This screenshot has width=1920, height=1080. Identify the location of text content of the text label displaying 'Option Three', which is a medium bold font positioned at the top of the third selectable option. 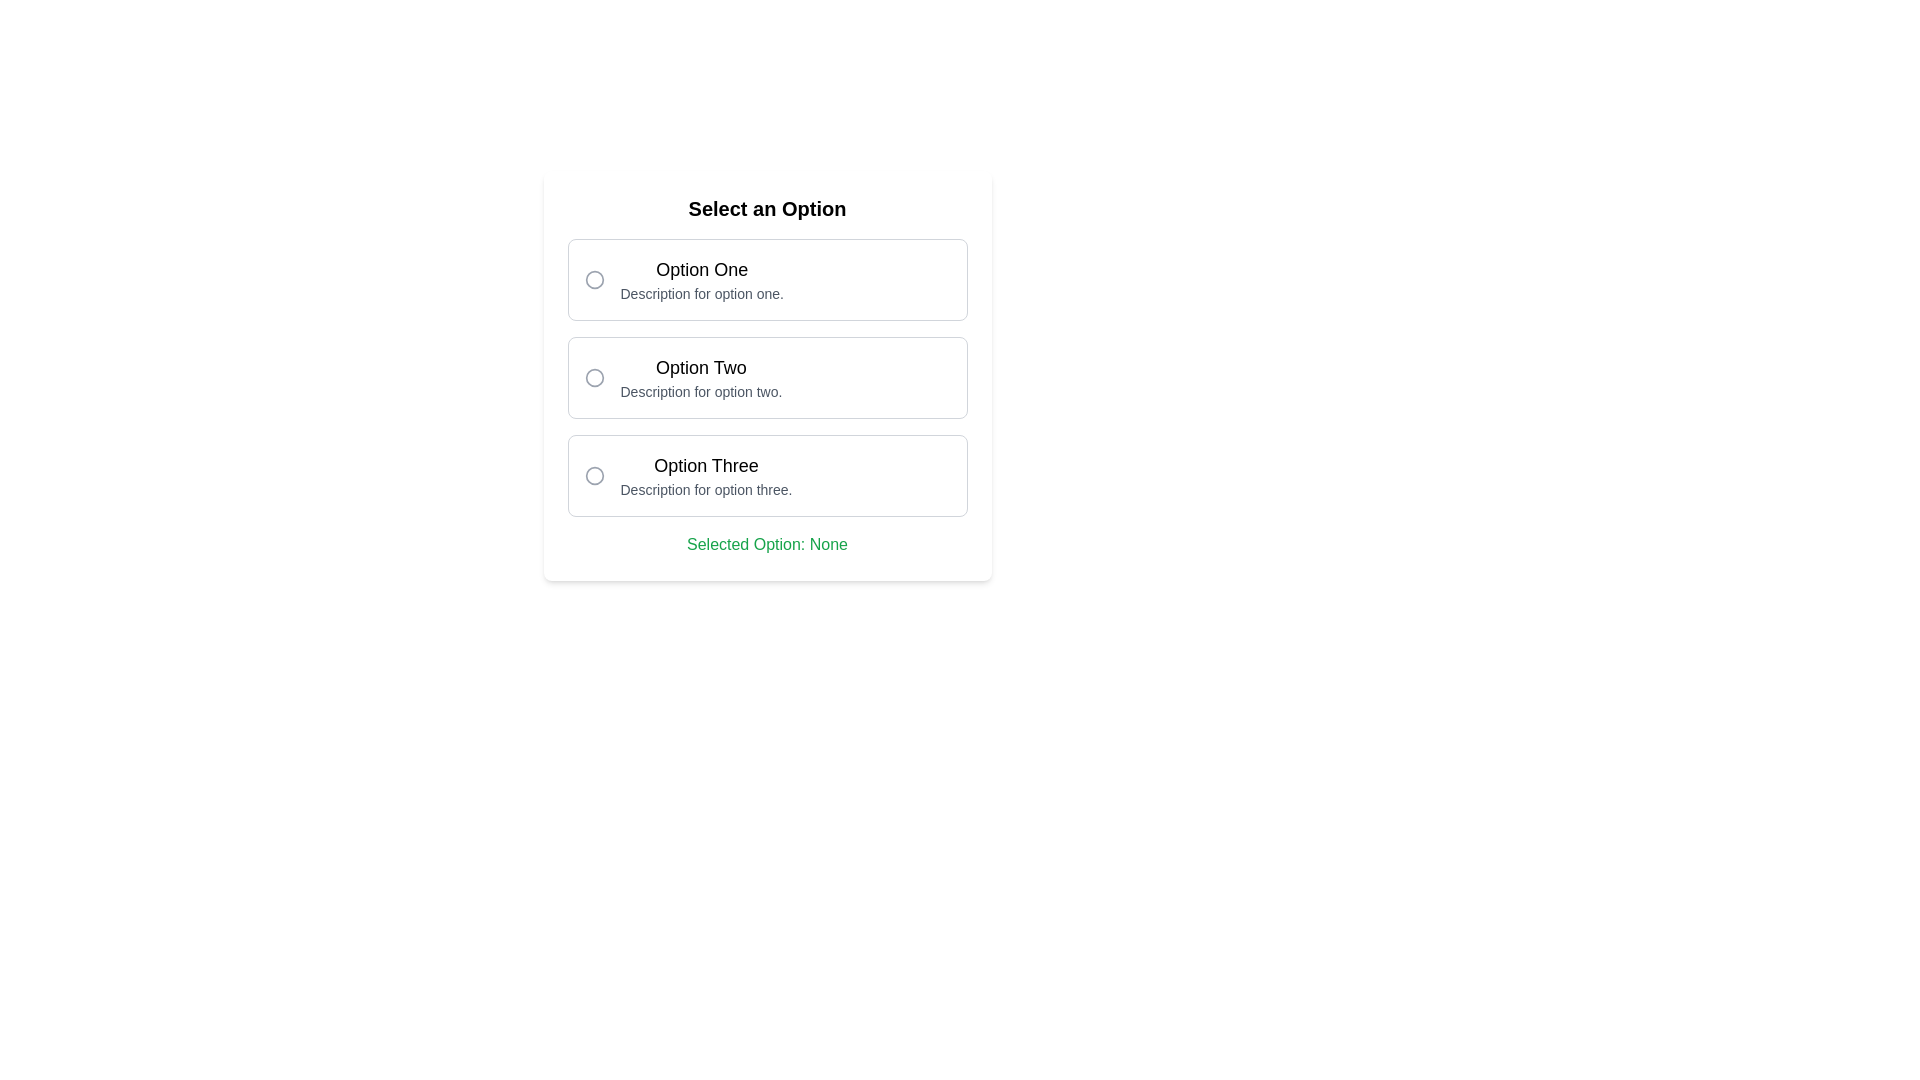
(706, 466).